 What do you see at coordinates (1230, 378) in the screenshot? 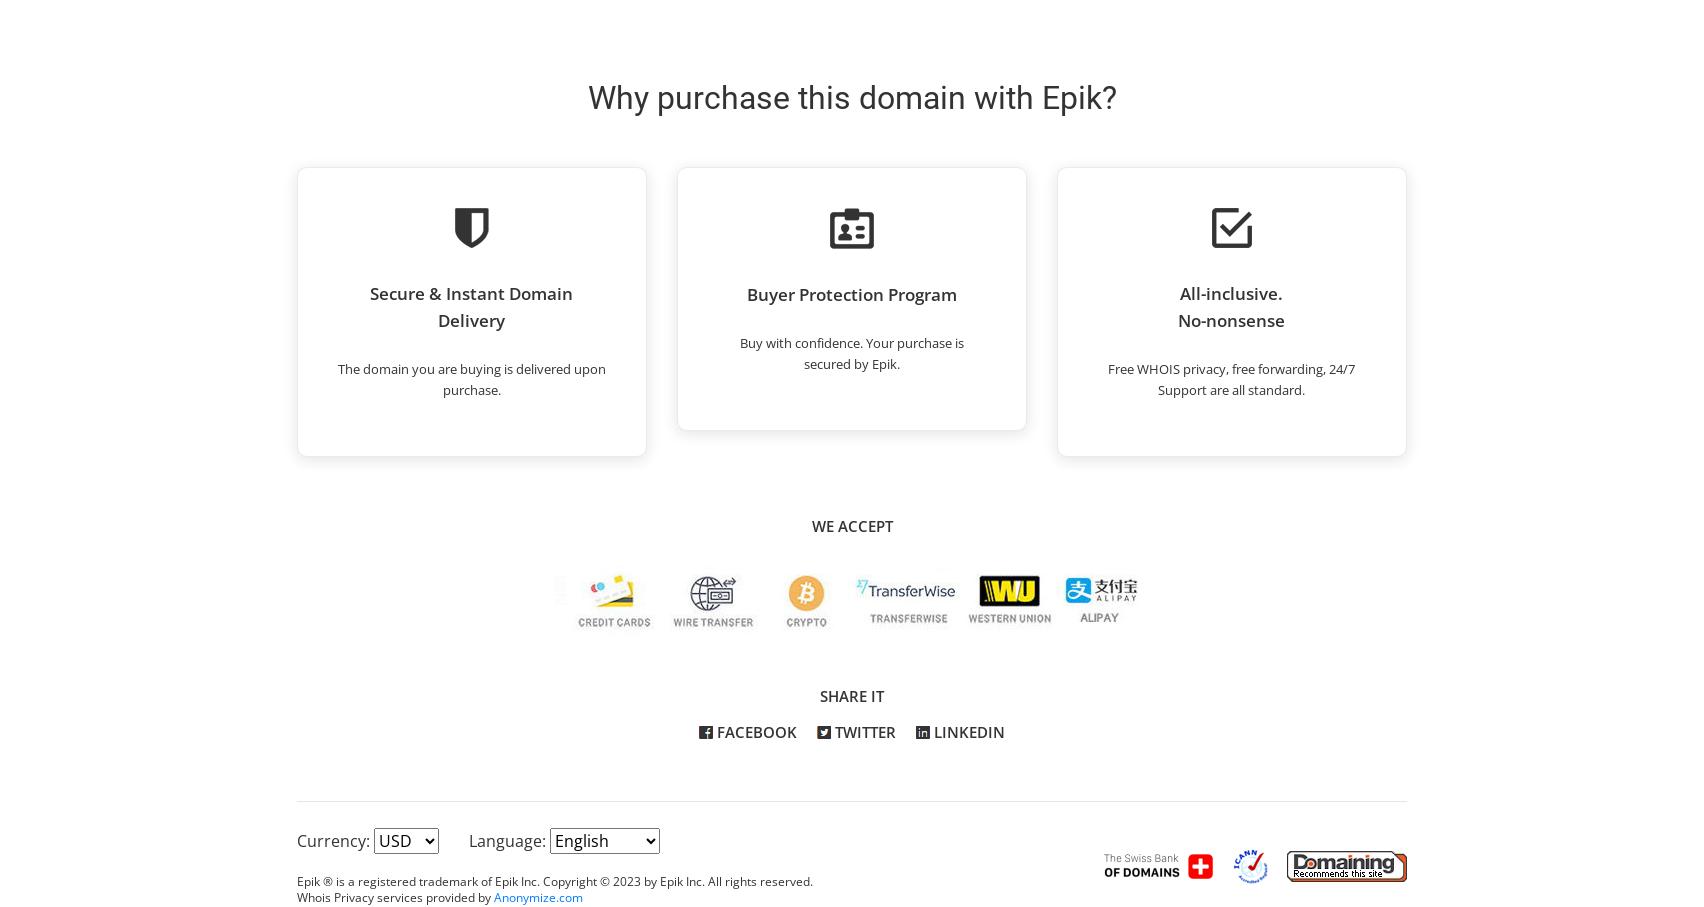
I see `'Free WHOIS privacy, free forwarding, 24/7 Support are all standard.'` at bounding box center [1230, 378].